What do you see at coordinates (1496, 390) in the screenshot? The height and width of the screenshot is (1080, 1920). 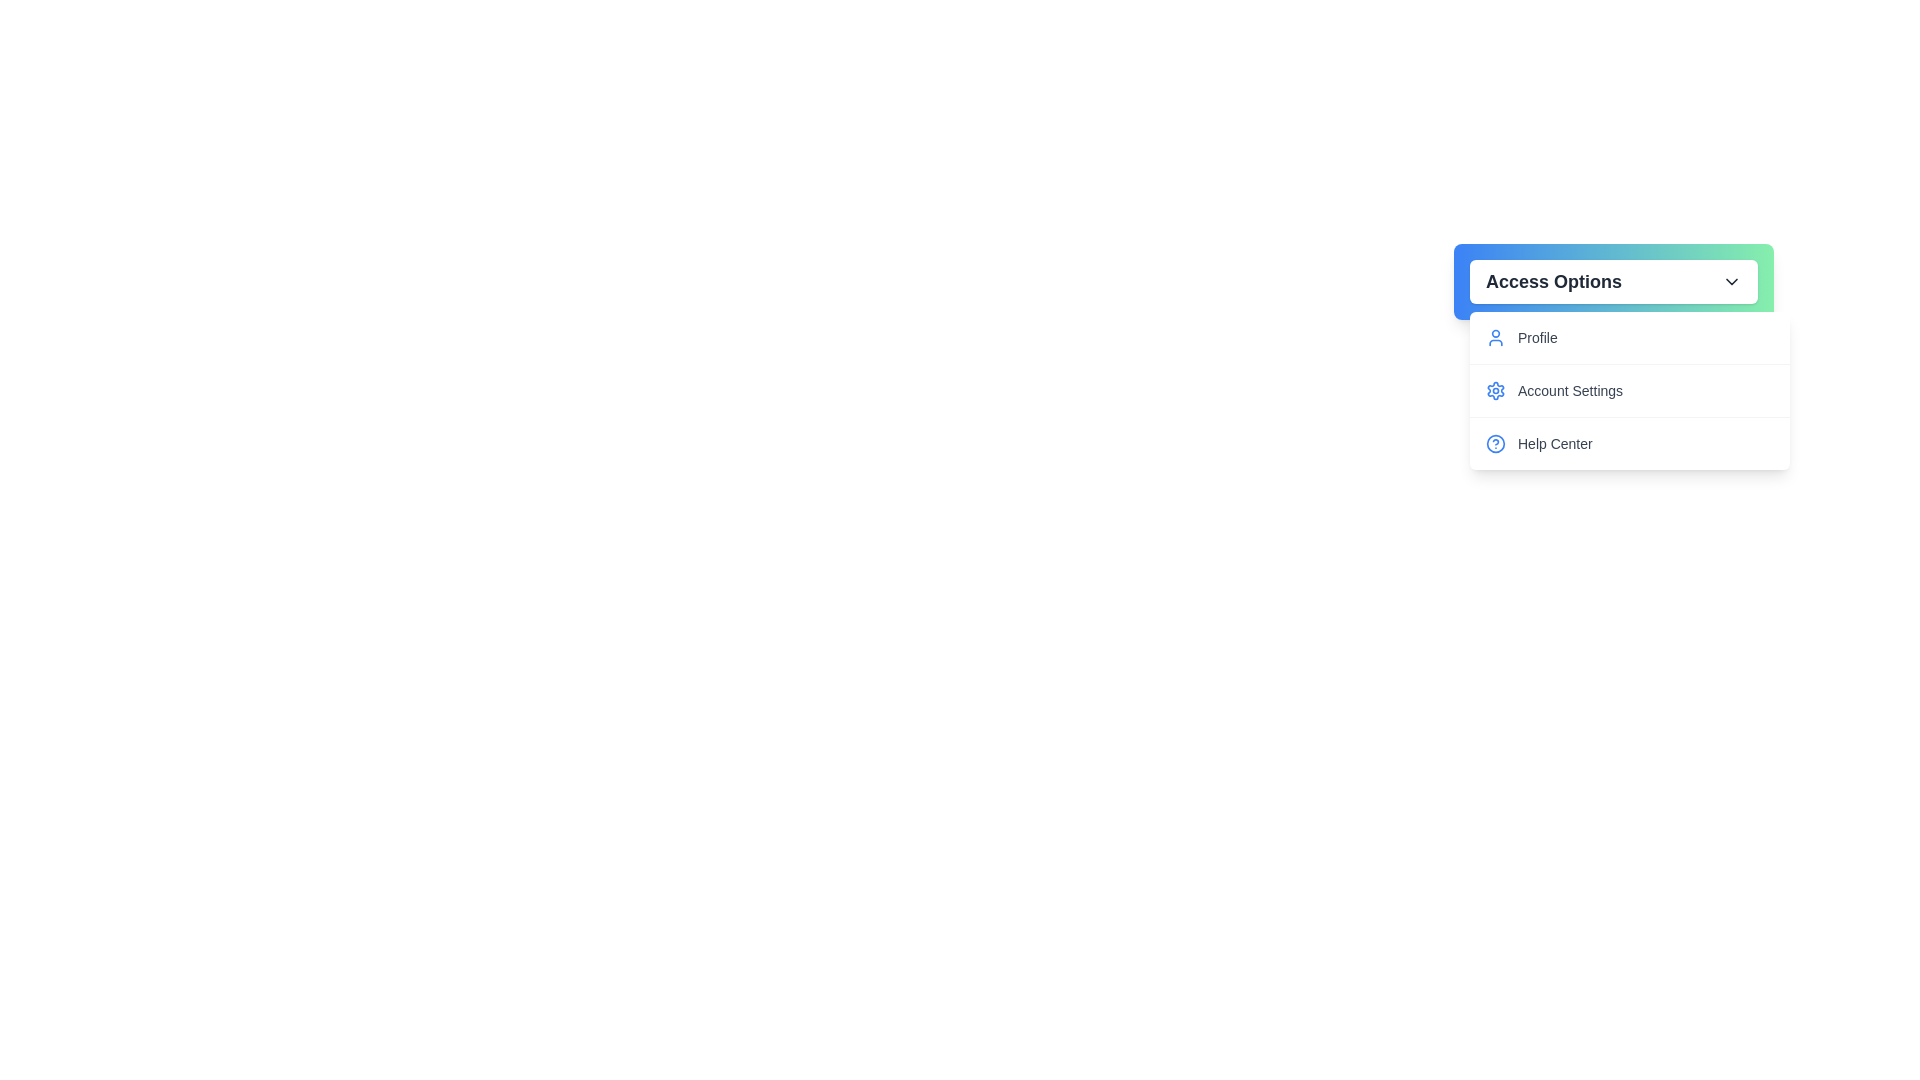 I see `the 'Account Settings' icon located in the dropdown menu under 'Access Options', situated left of the 'Account Settings' text` at bounding box center [1496, 390].